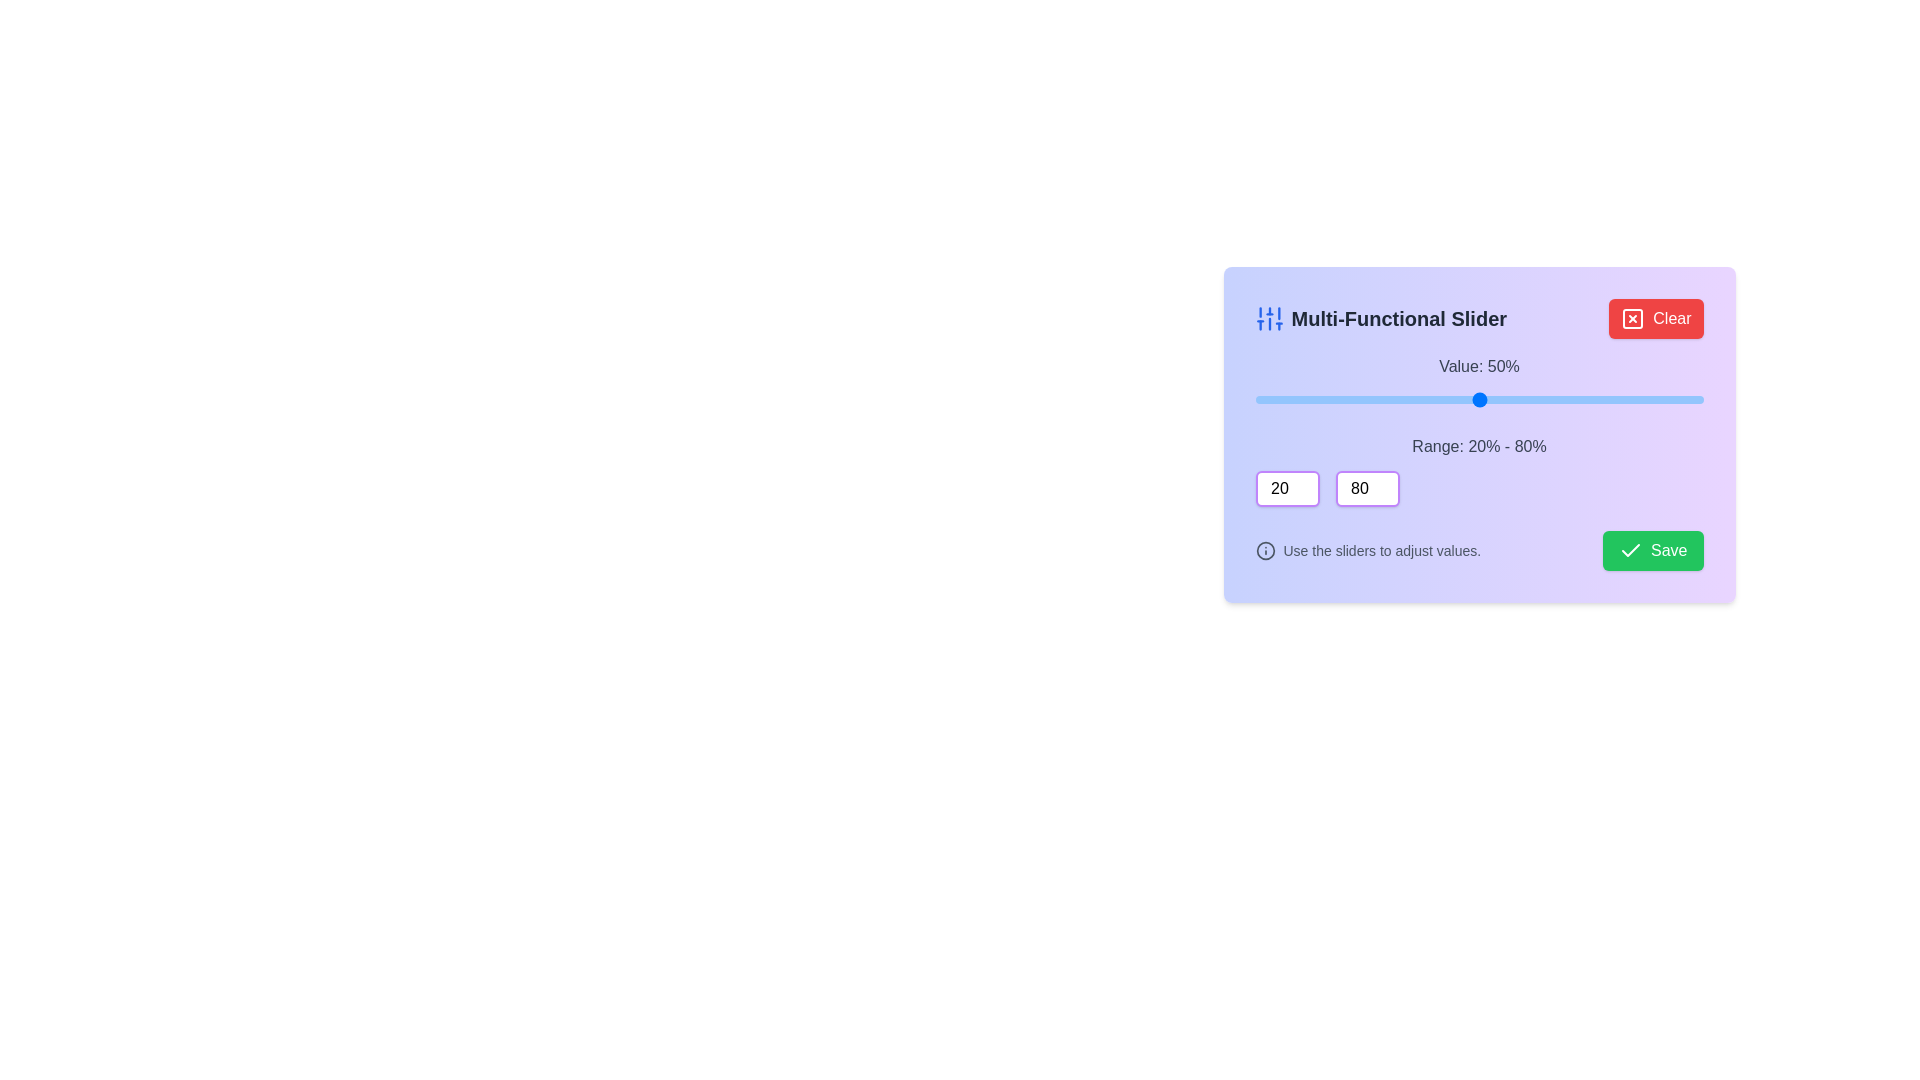 The image size is (1920, 1080). I want to click on the numerical input field with a purple border and rounded corners, which contains the number '20', to trigger any tooltips, so click(1287, 489).